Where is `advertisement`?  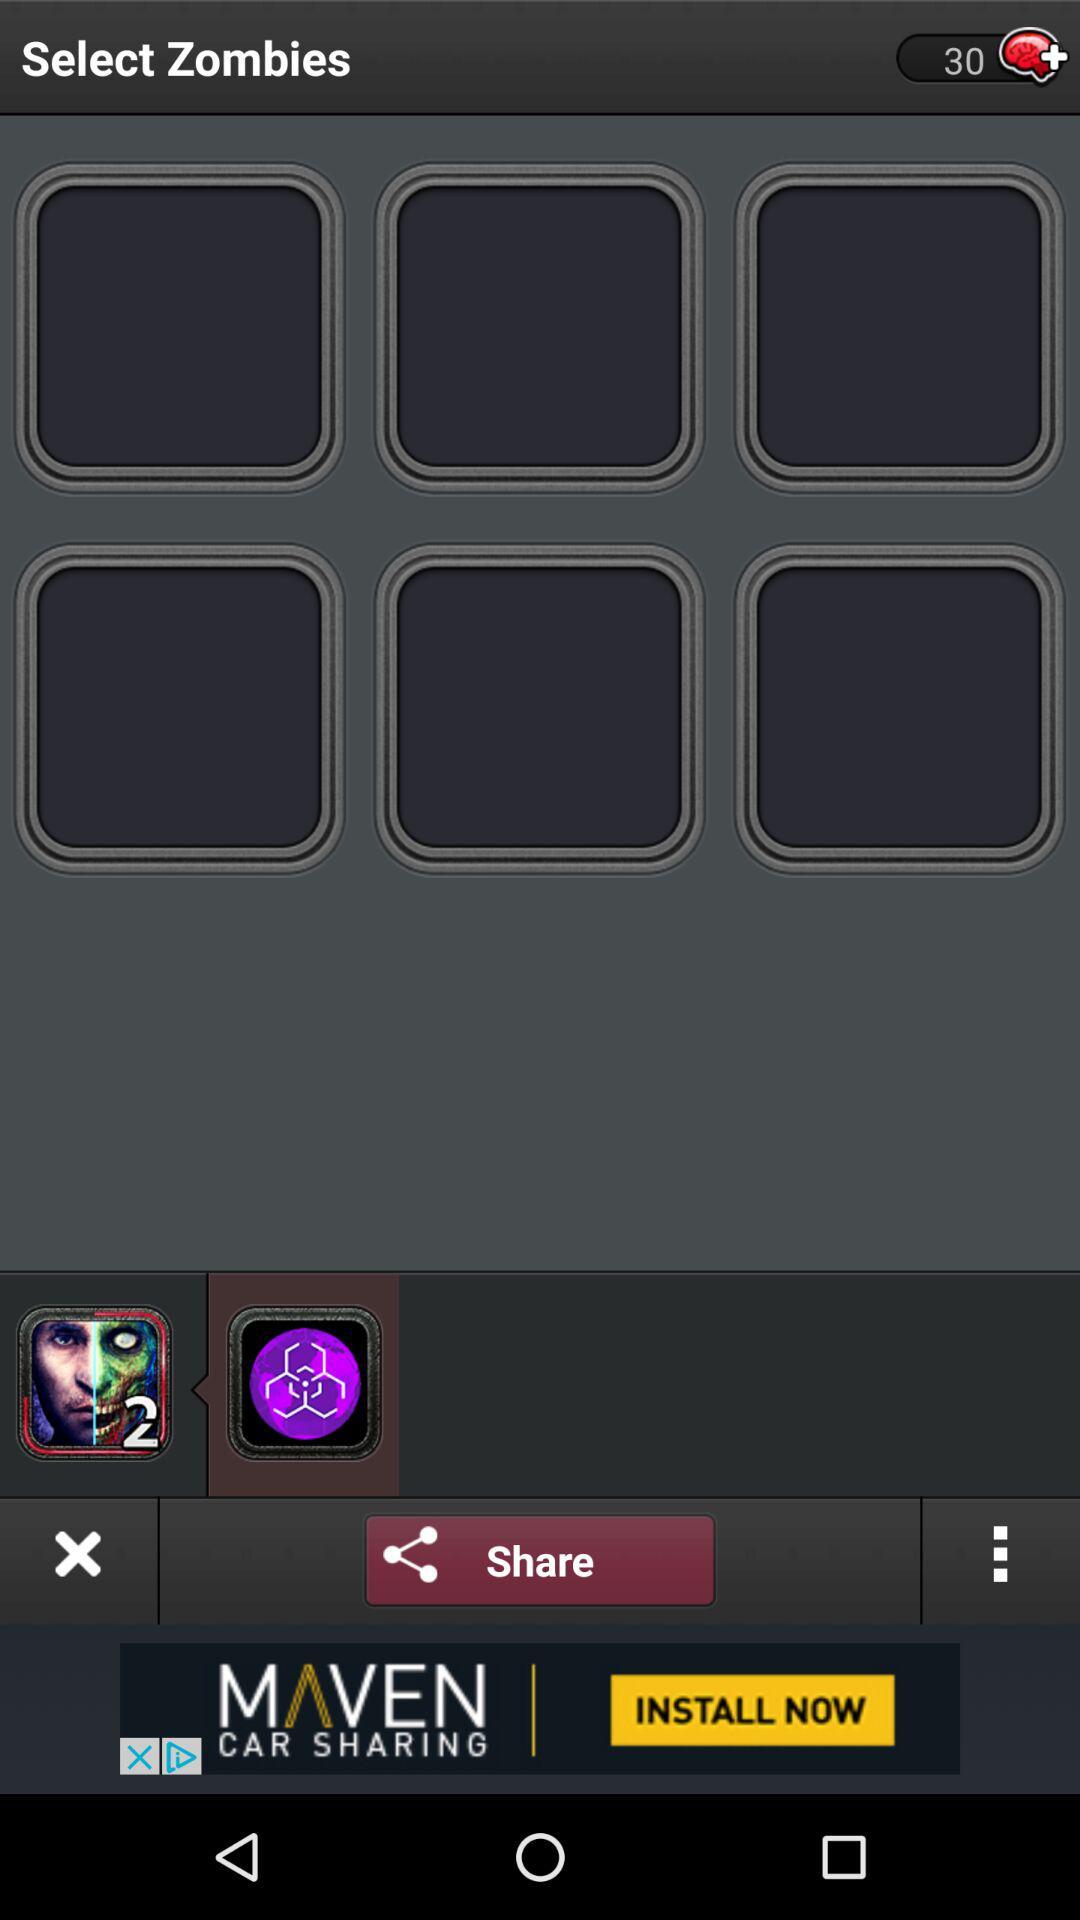
advertisement is located at coordinates (540, 1707).